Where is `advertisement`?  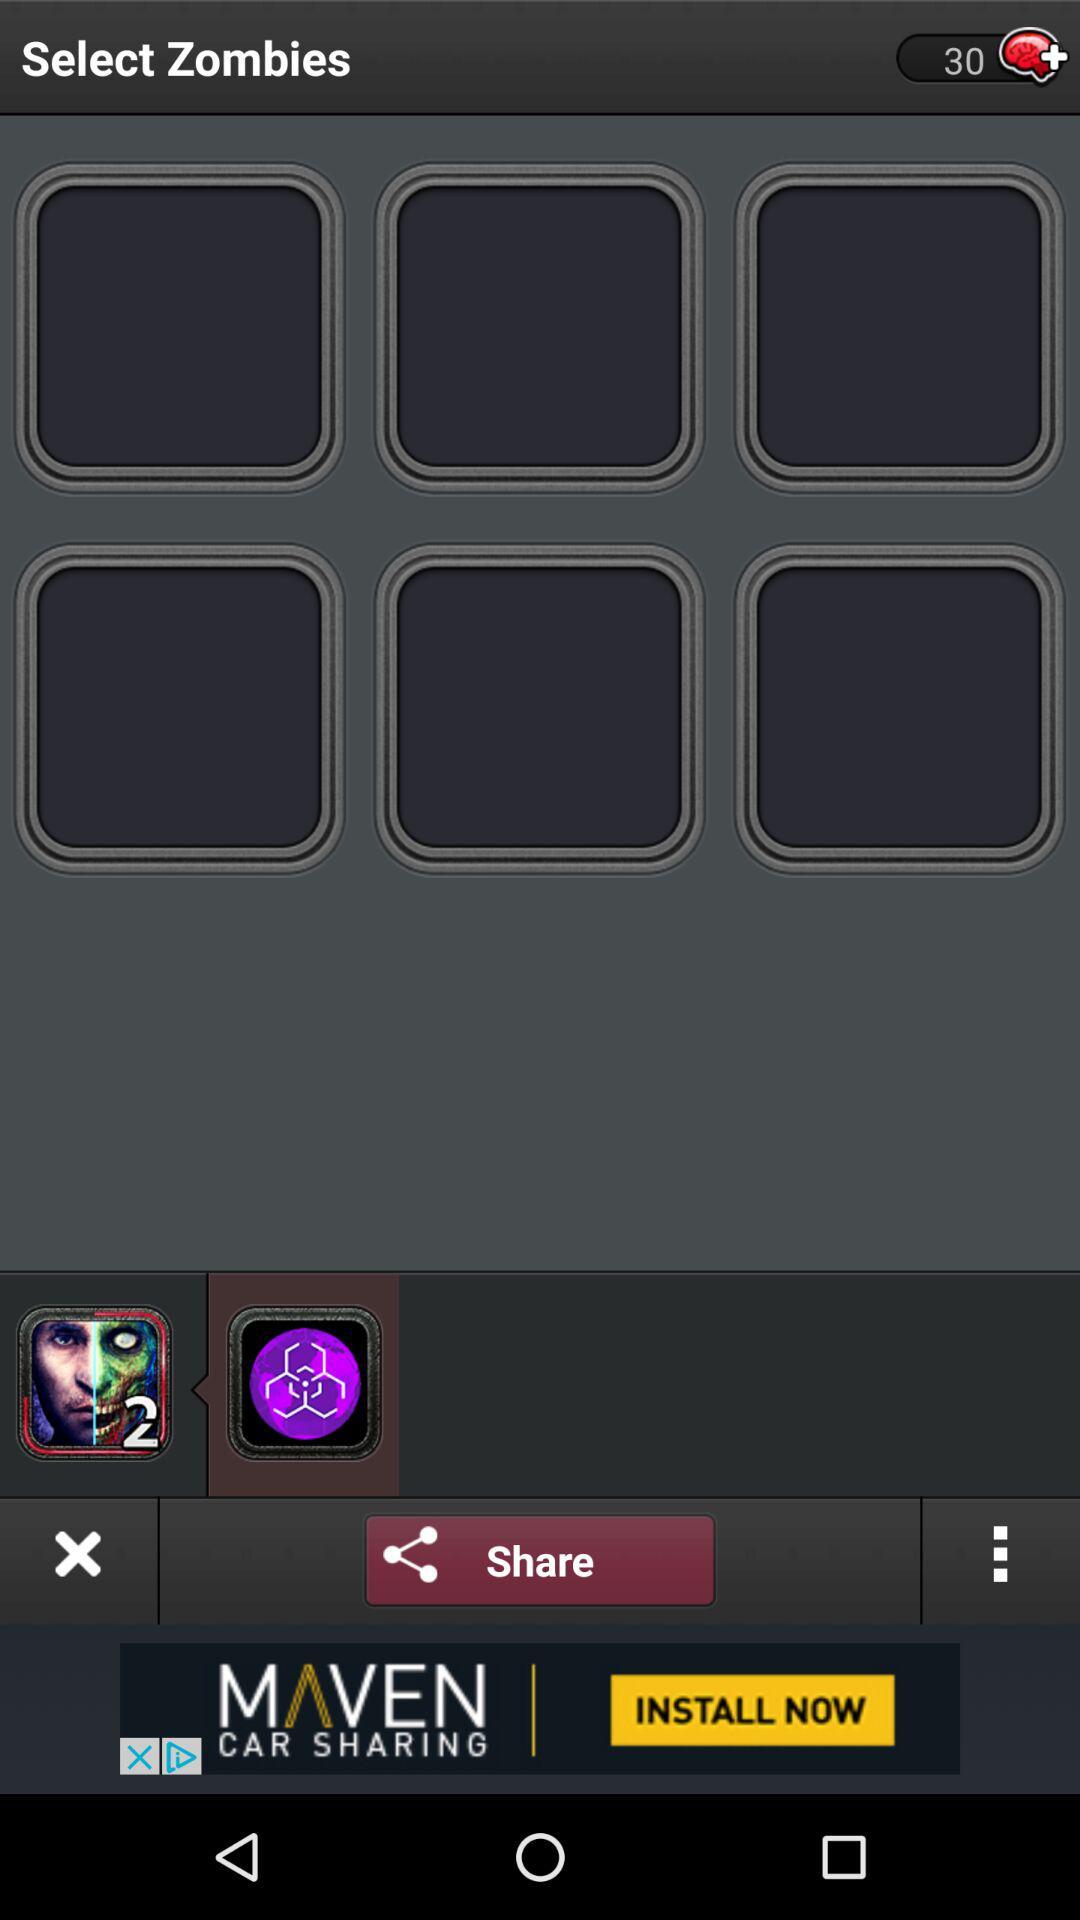
advertisement is located at coordinates (540, 1707).